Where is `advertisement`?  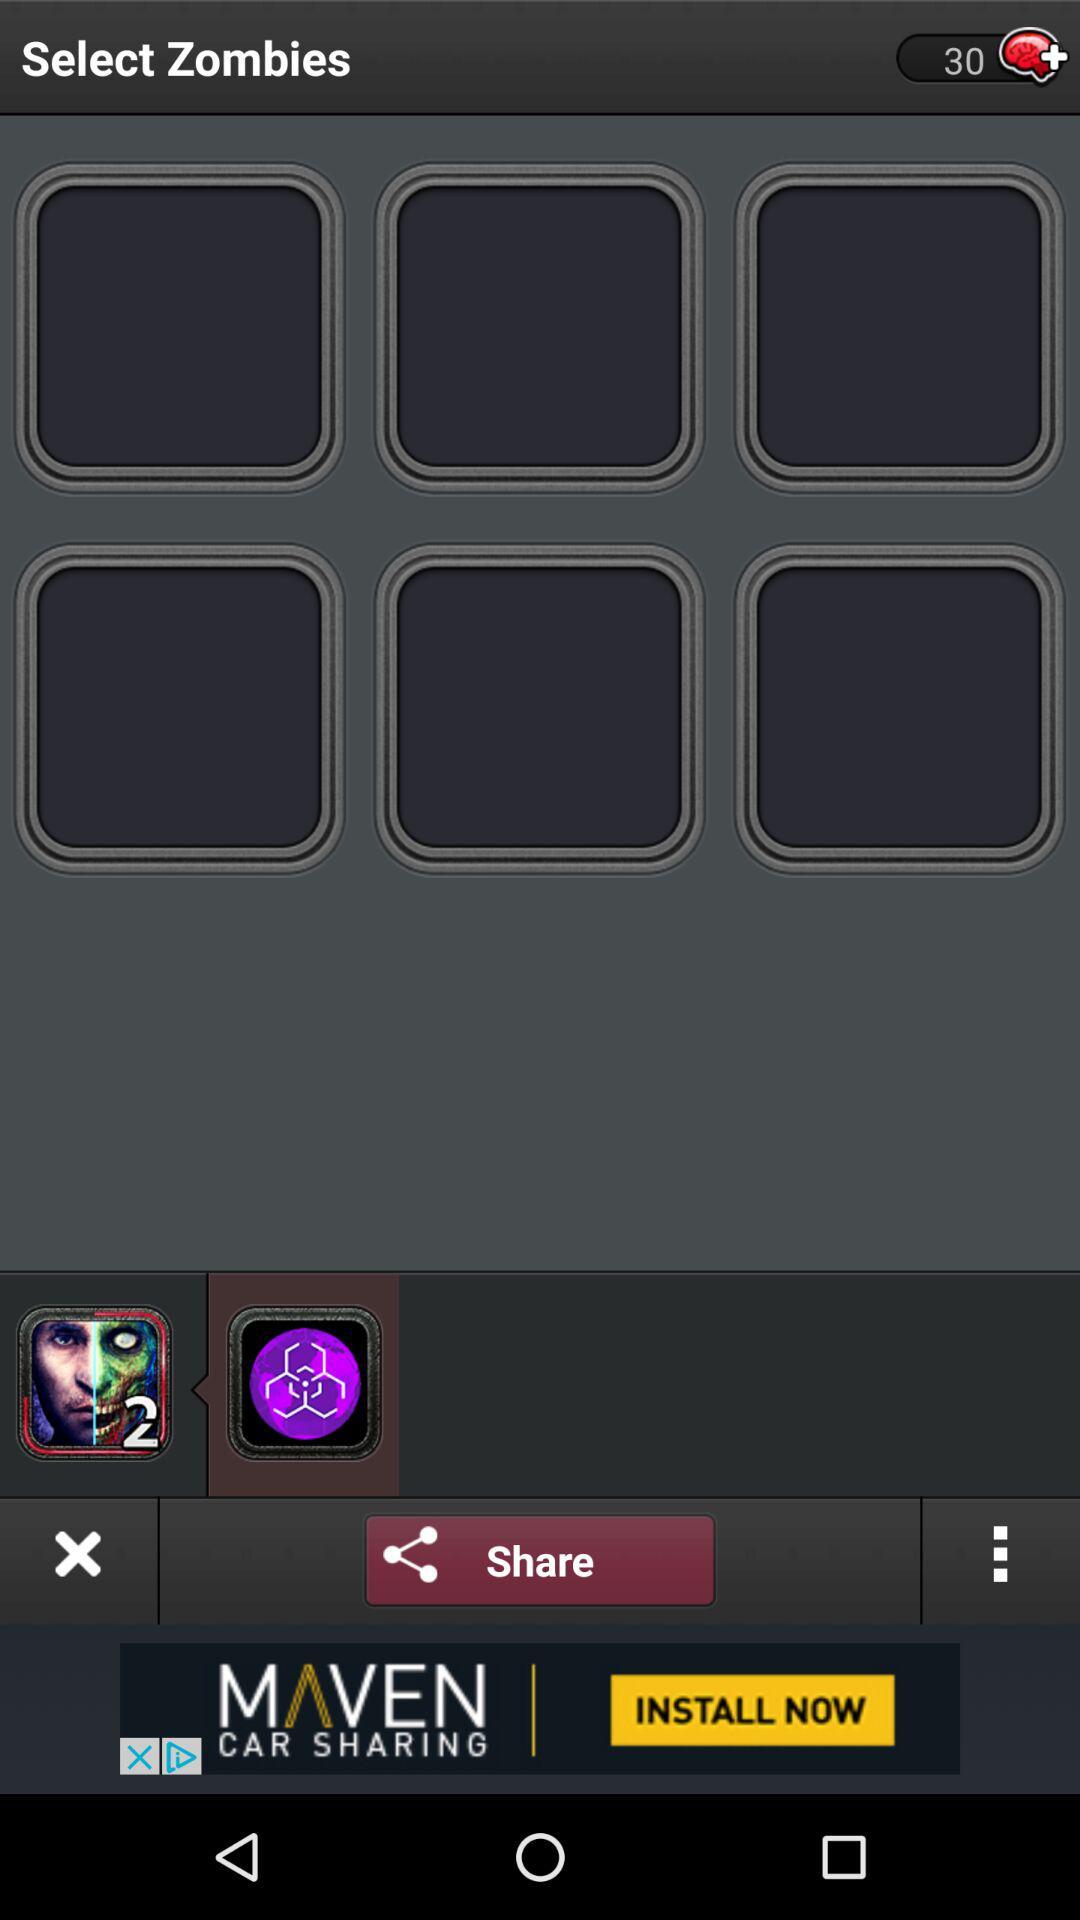
advertisement is located at coordinates (540, 1707).